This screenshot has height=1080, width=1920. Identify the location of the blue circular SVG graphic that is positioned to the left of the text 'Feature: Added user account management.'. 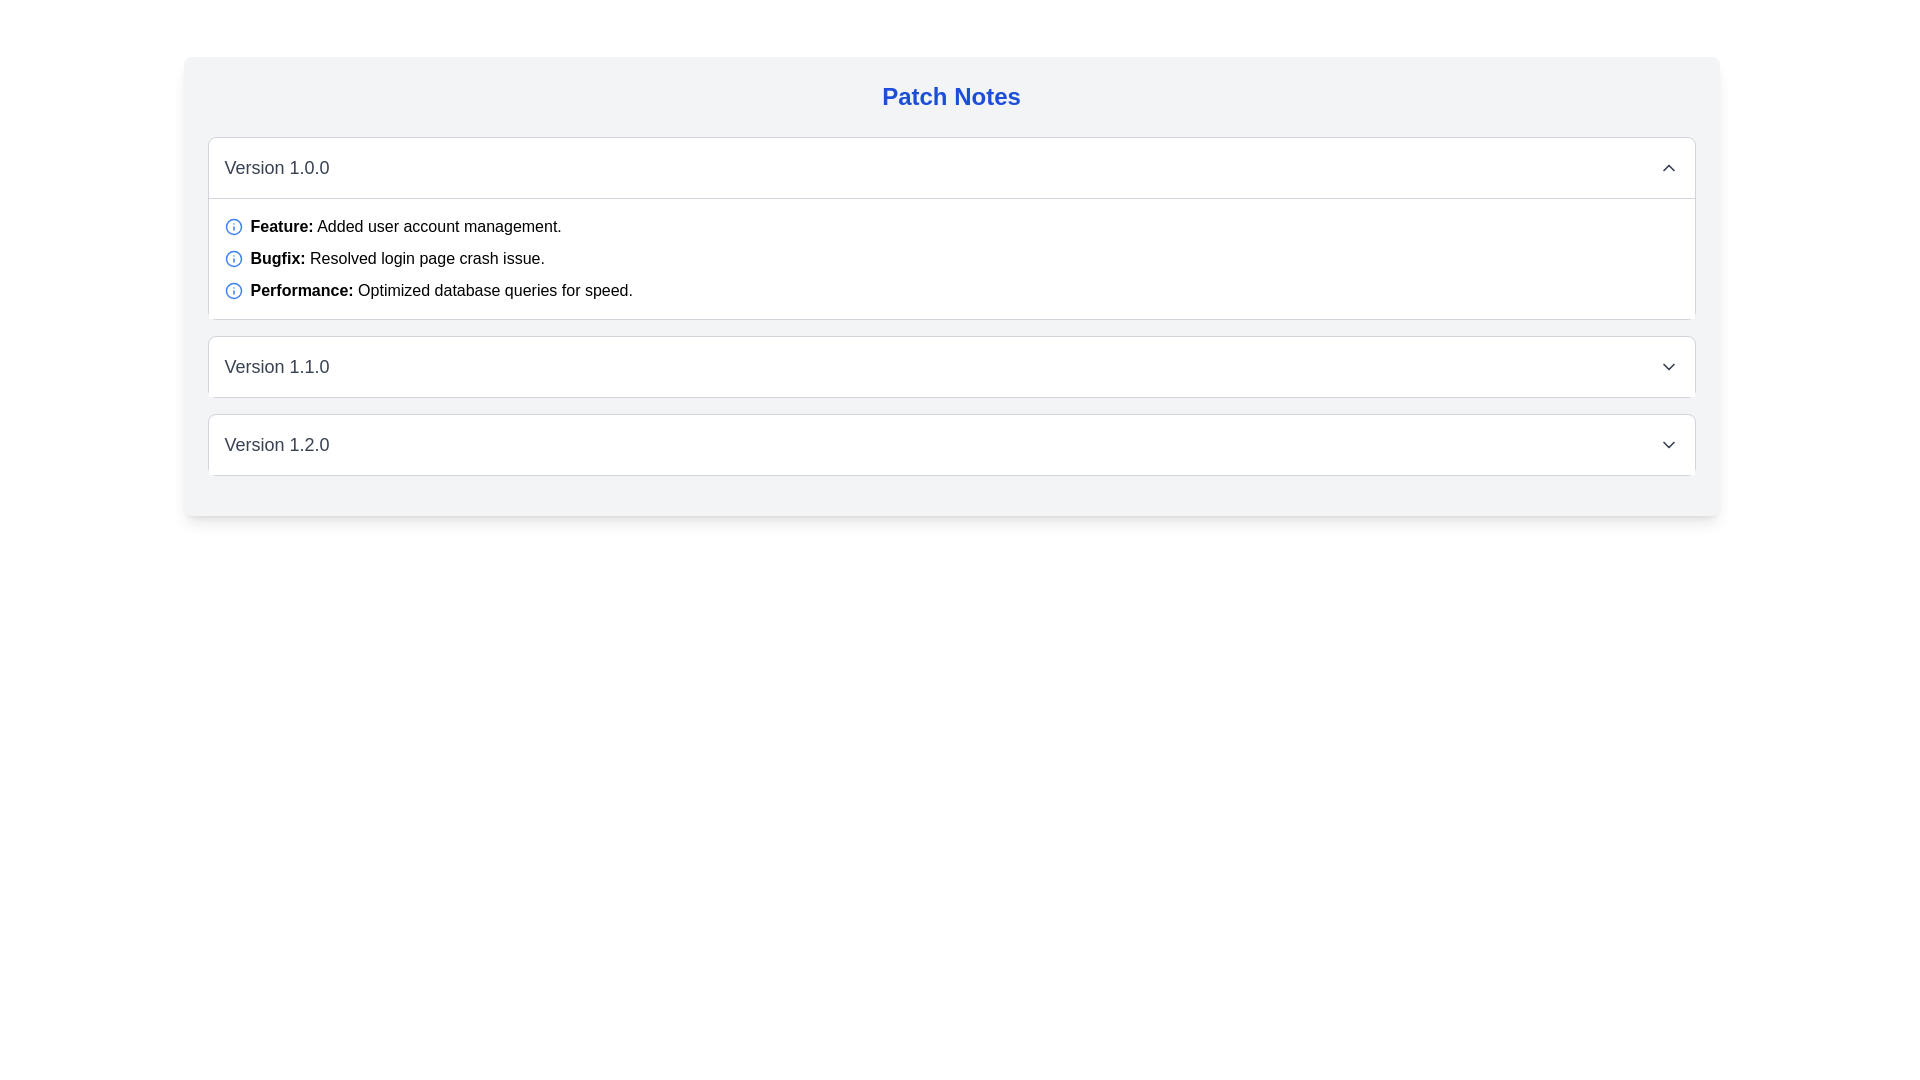
(233, 290).